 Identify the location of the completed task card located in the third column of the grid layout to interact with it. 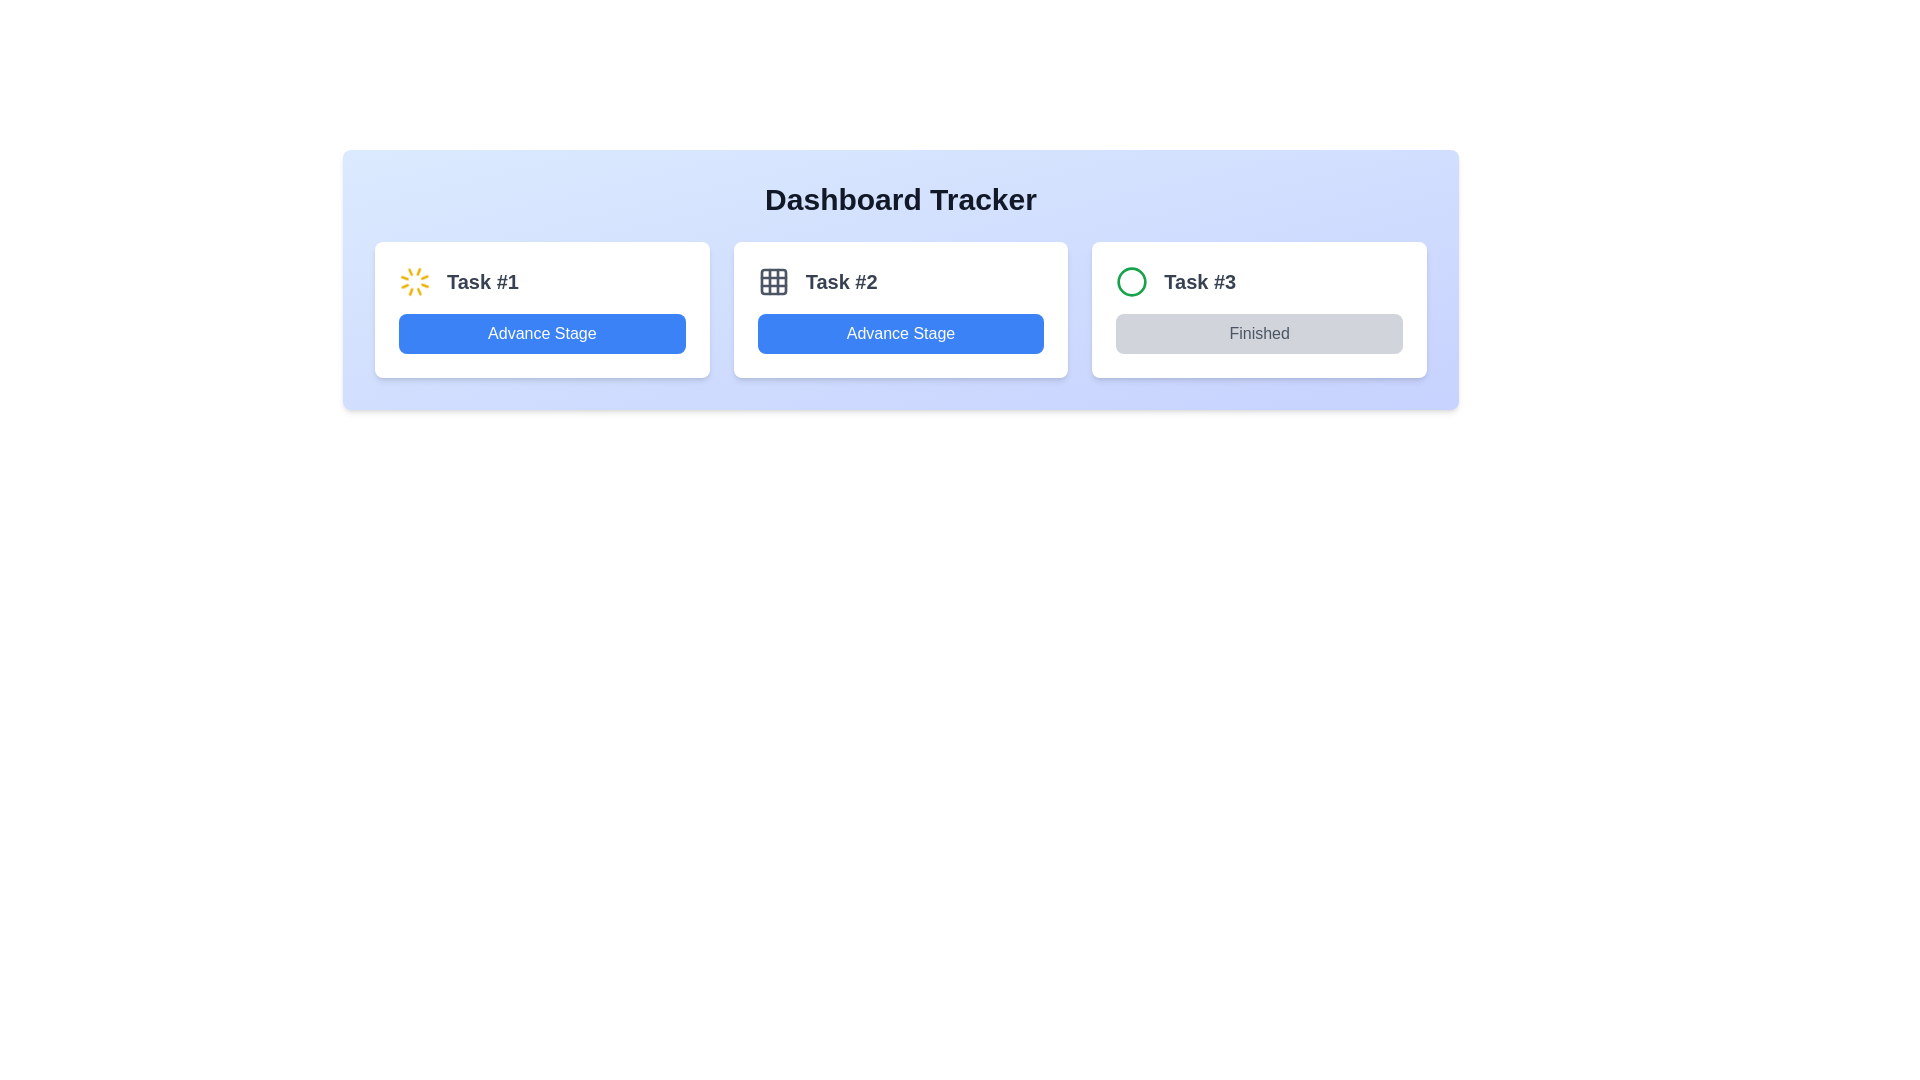
(1258, 309).